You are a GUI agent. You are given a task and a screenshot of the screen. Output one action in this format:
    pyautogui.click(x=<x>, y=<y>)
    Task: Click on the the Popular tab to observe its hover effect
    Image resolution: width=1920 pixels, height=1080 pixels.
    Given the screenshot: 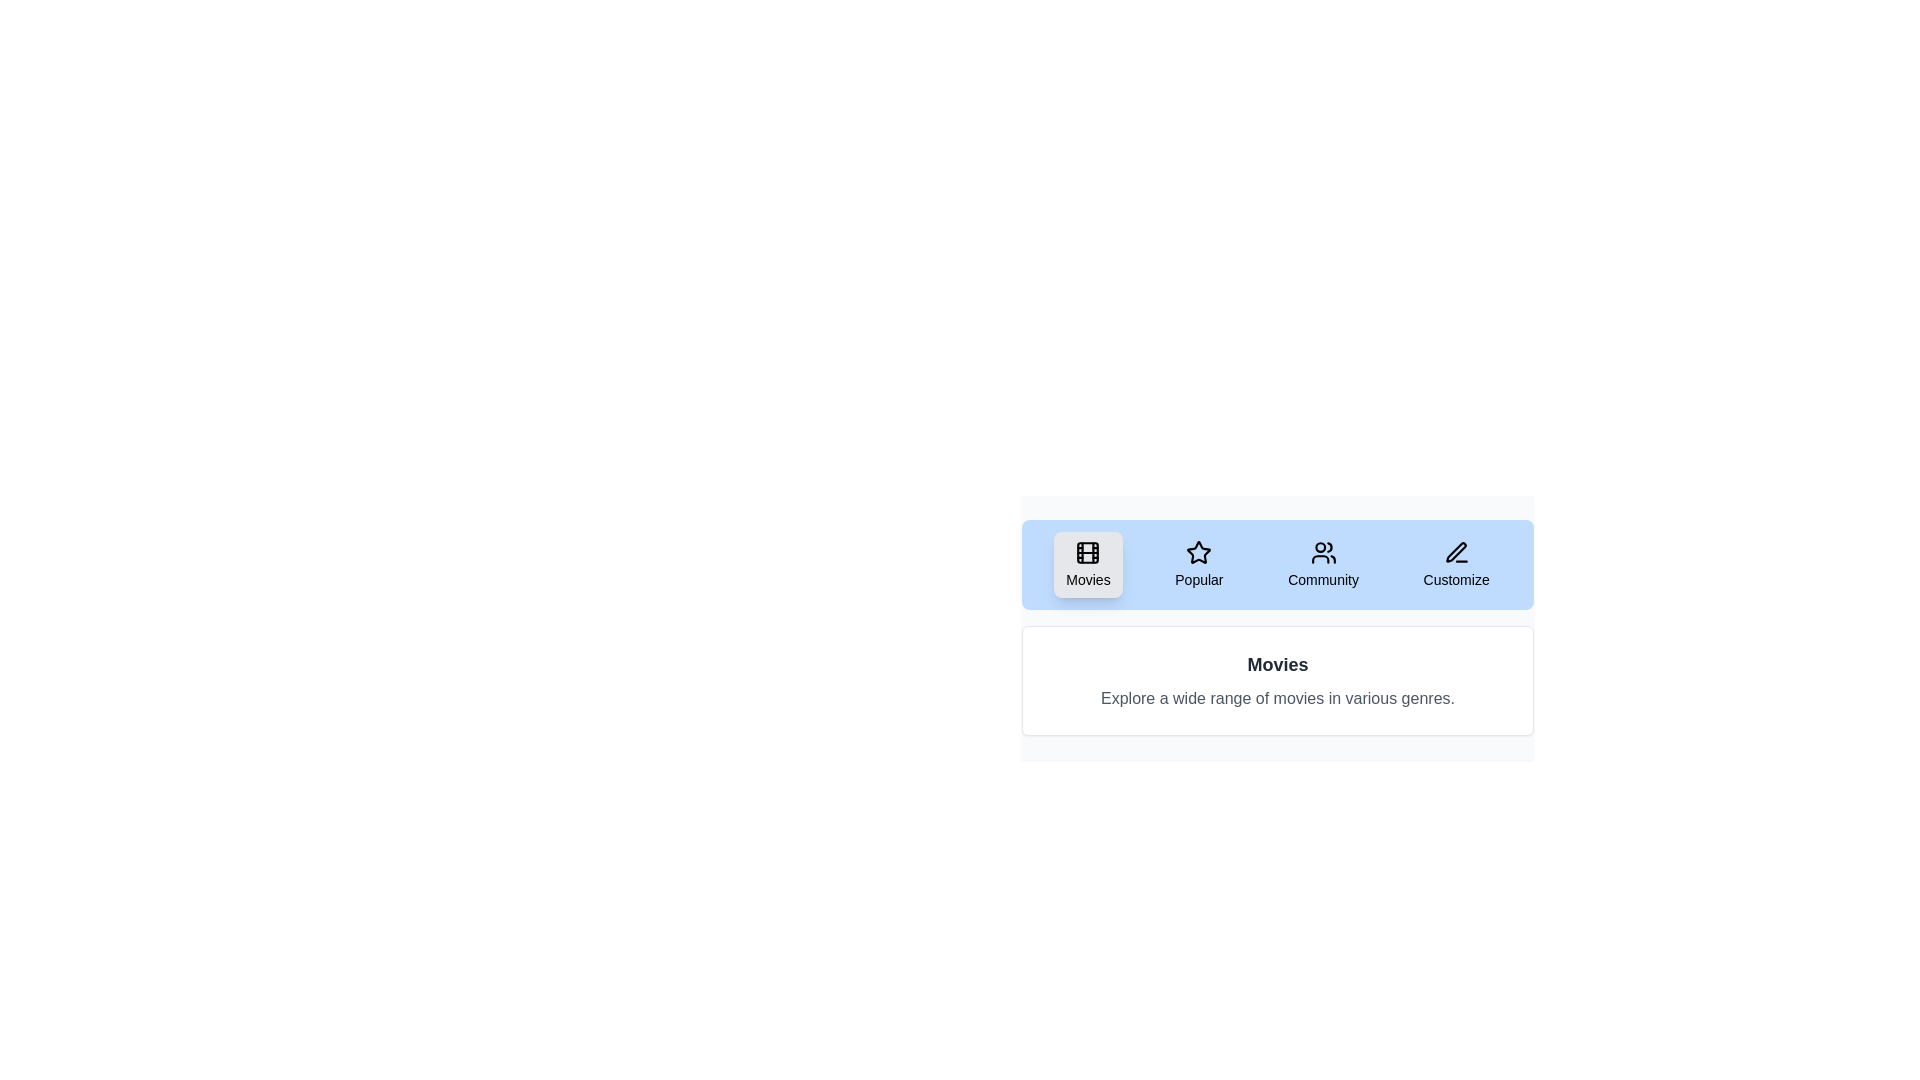 What is the action you would take?
    pyautogui.click(x=1199, y=564)
    